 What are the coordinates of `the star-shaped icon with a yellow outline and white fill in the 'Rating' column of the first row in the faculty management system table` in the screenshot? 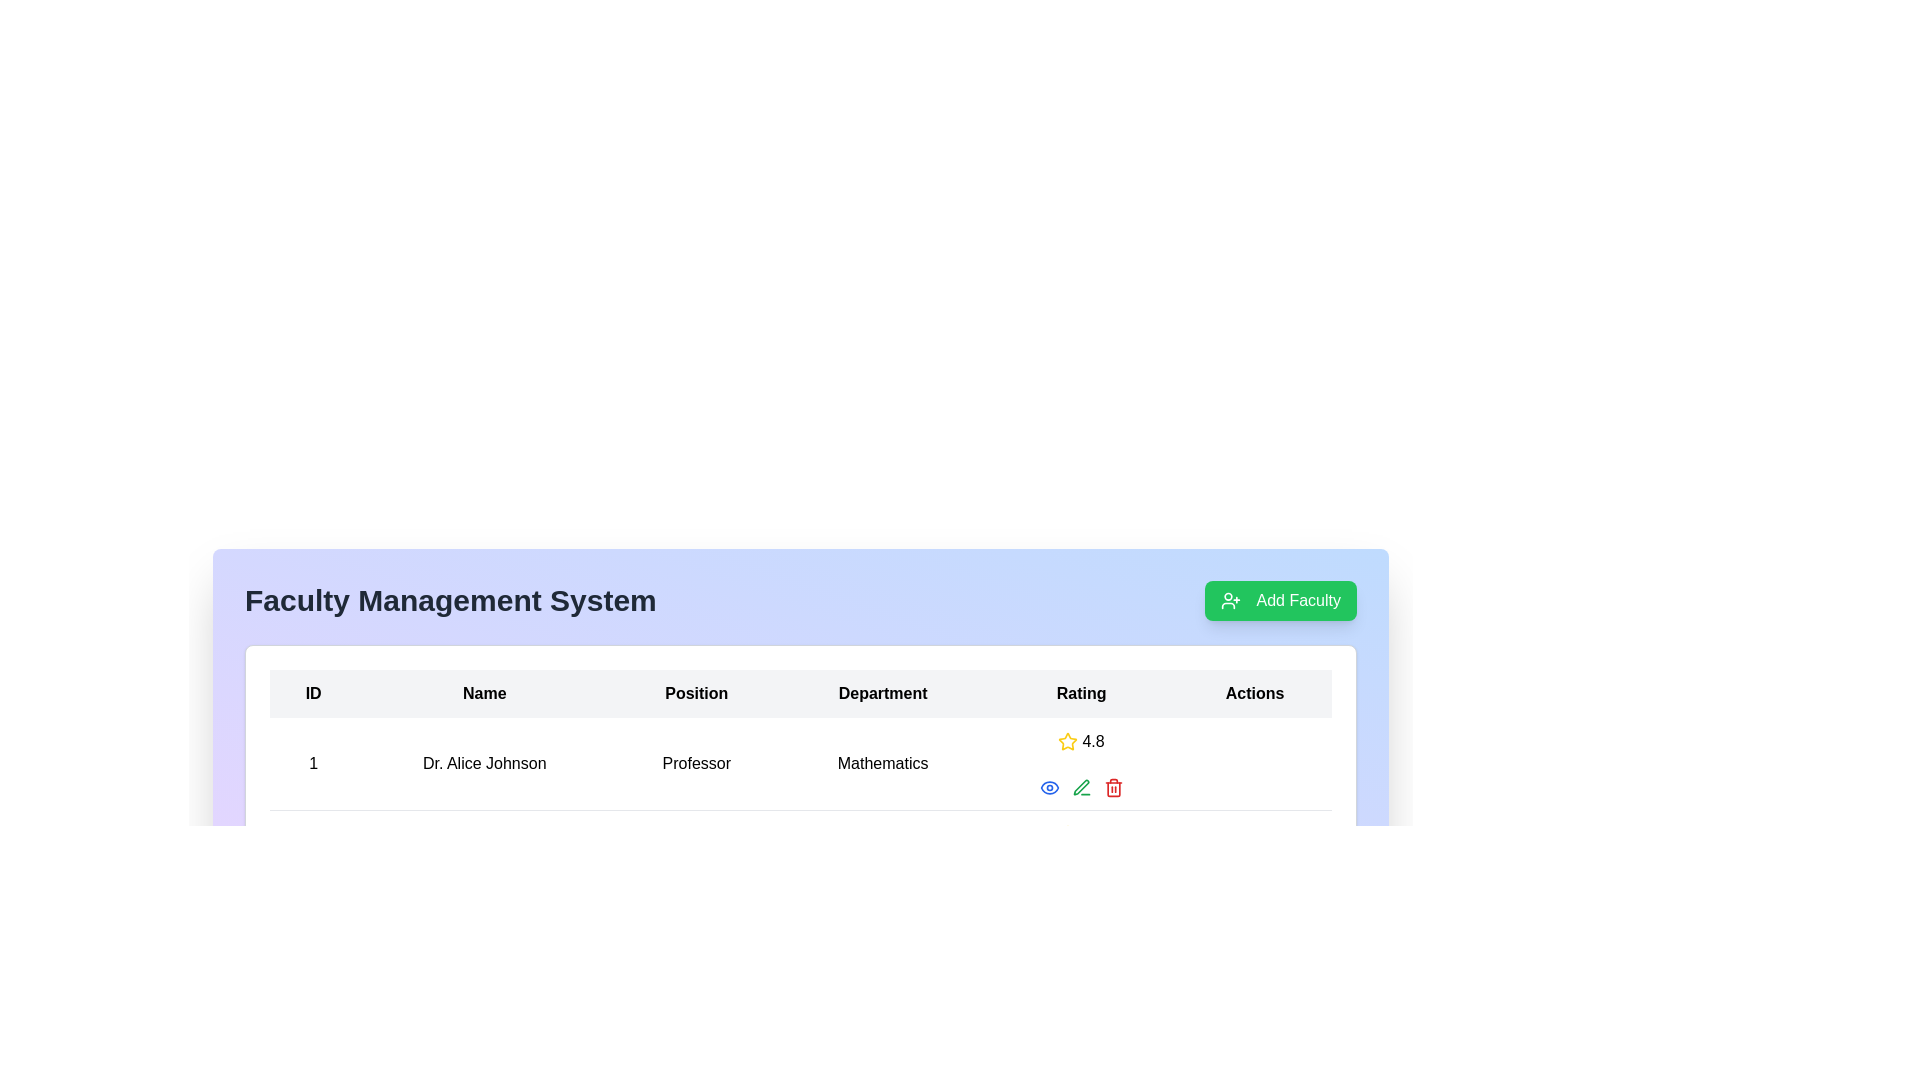 It's located at (1067, 741).